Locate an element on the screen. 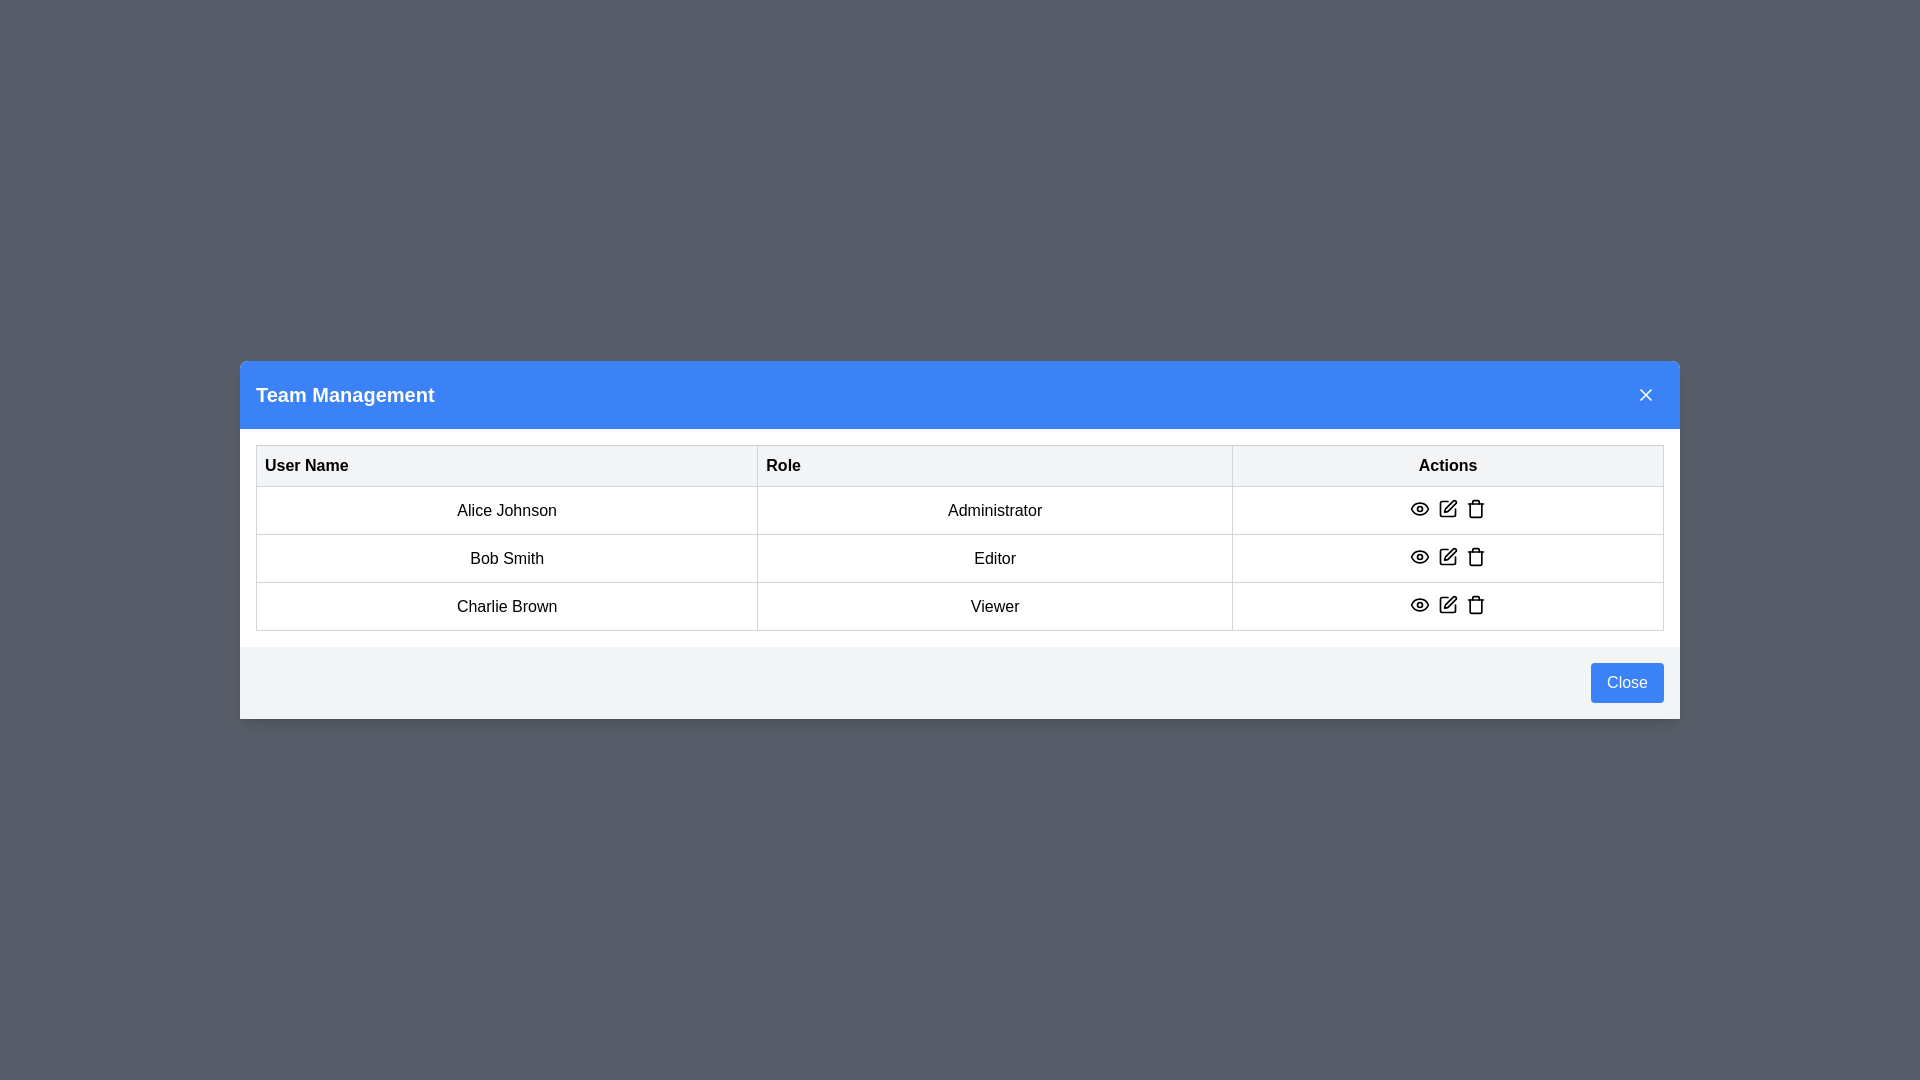  the trash icon action button located in the last position of the actions column in the third row of the table for user 'Charlie Brown' to potentially view a tooltip indicating its function is located at coordinates (1476, 604).